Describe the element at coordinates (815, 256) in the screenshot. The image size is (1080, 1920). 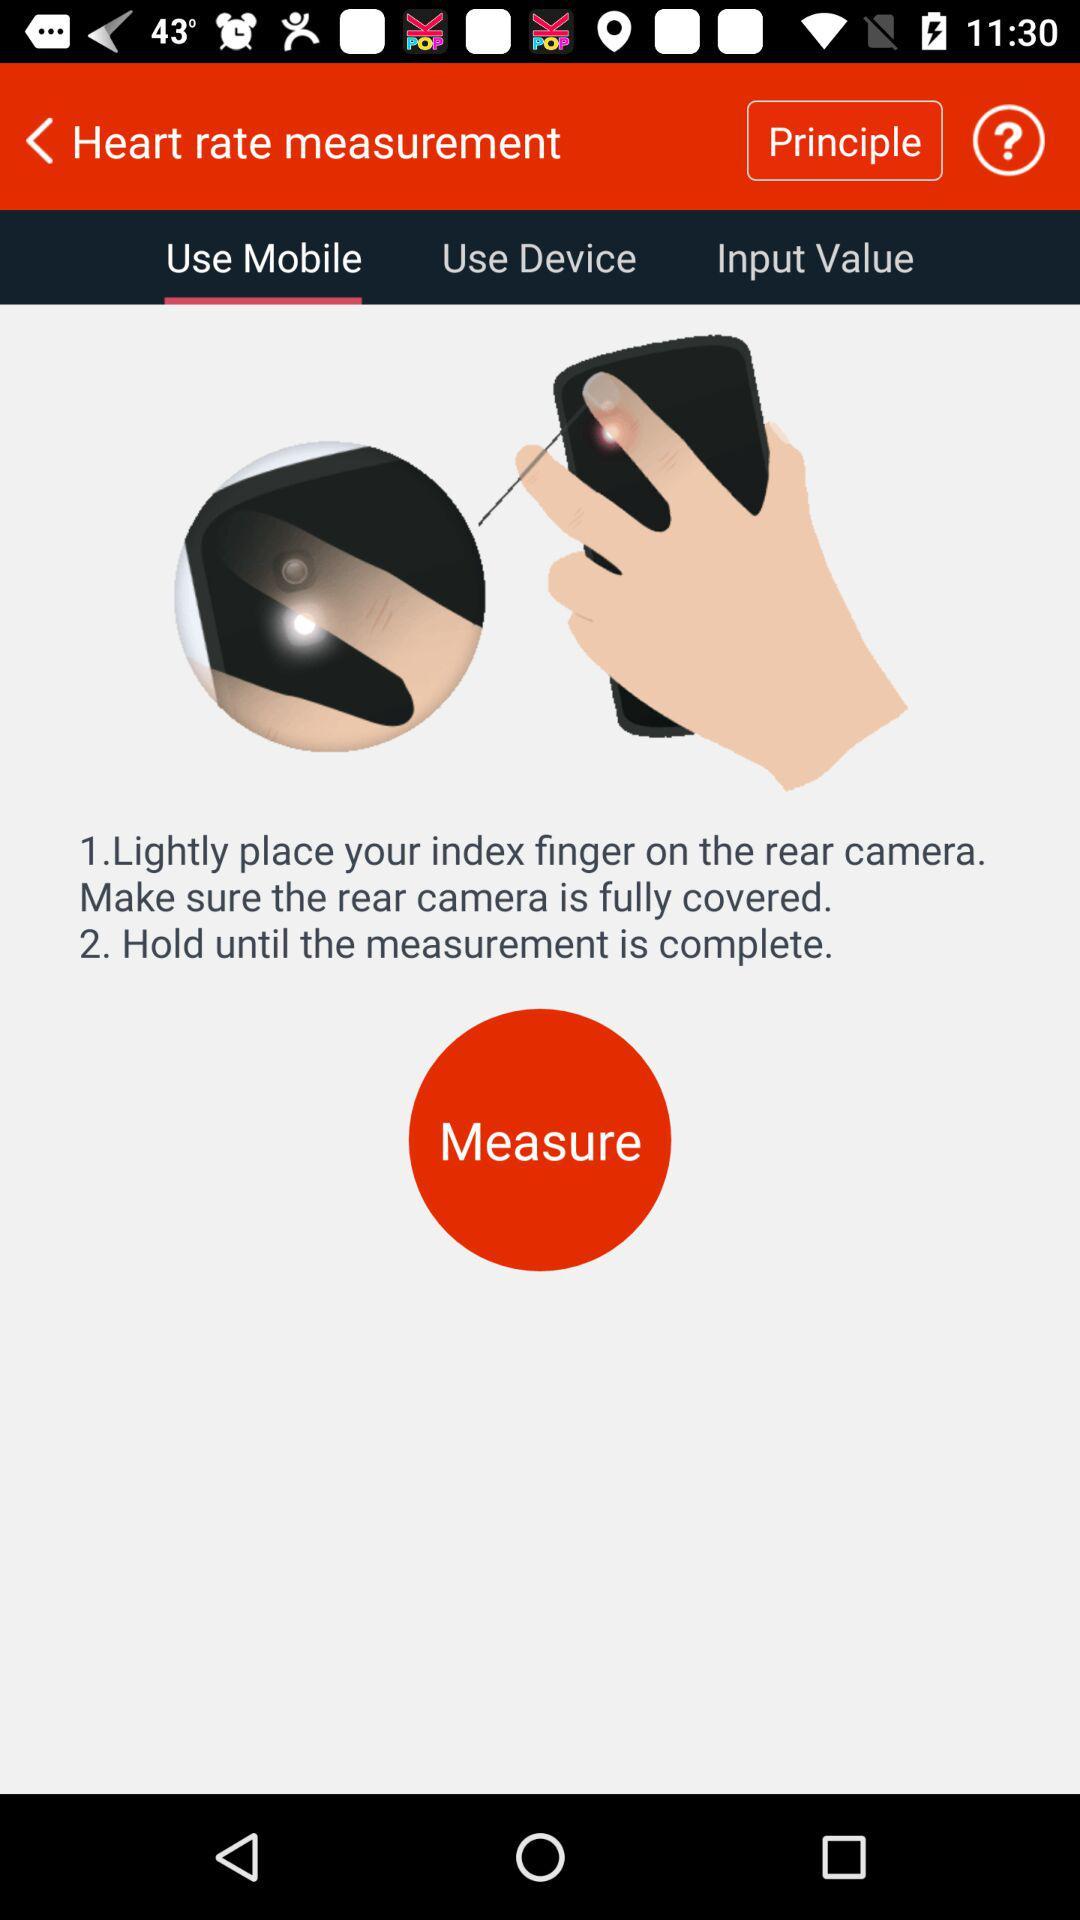
I see `input value item` at that location.